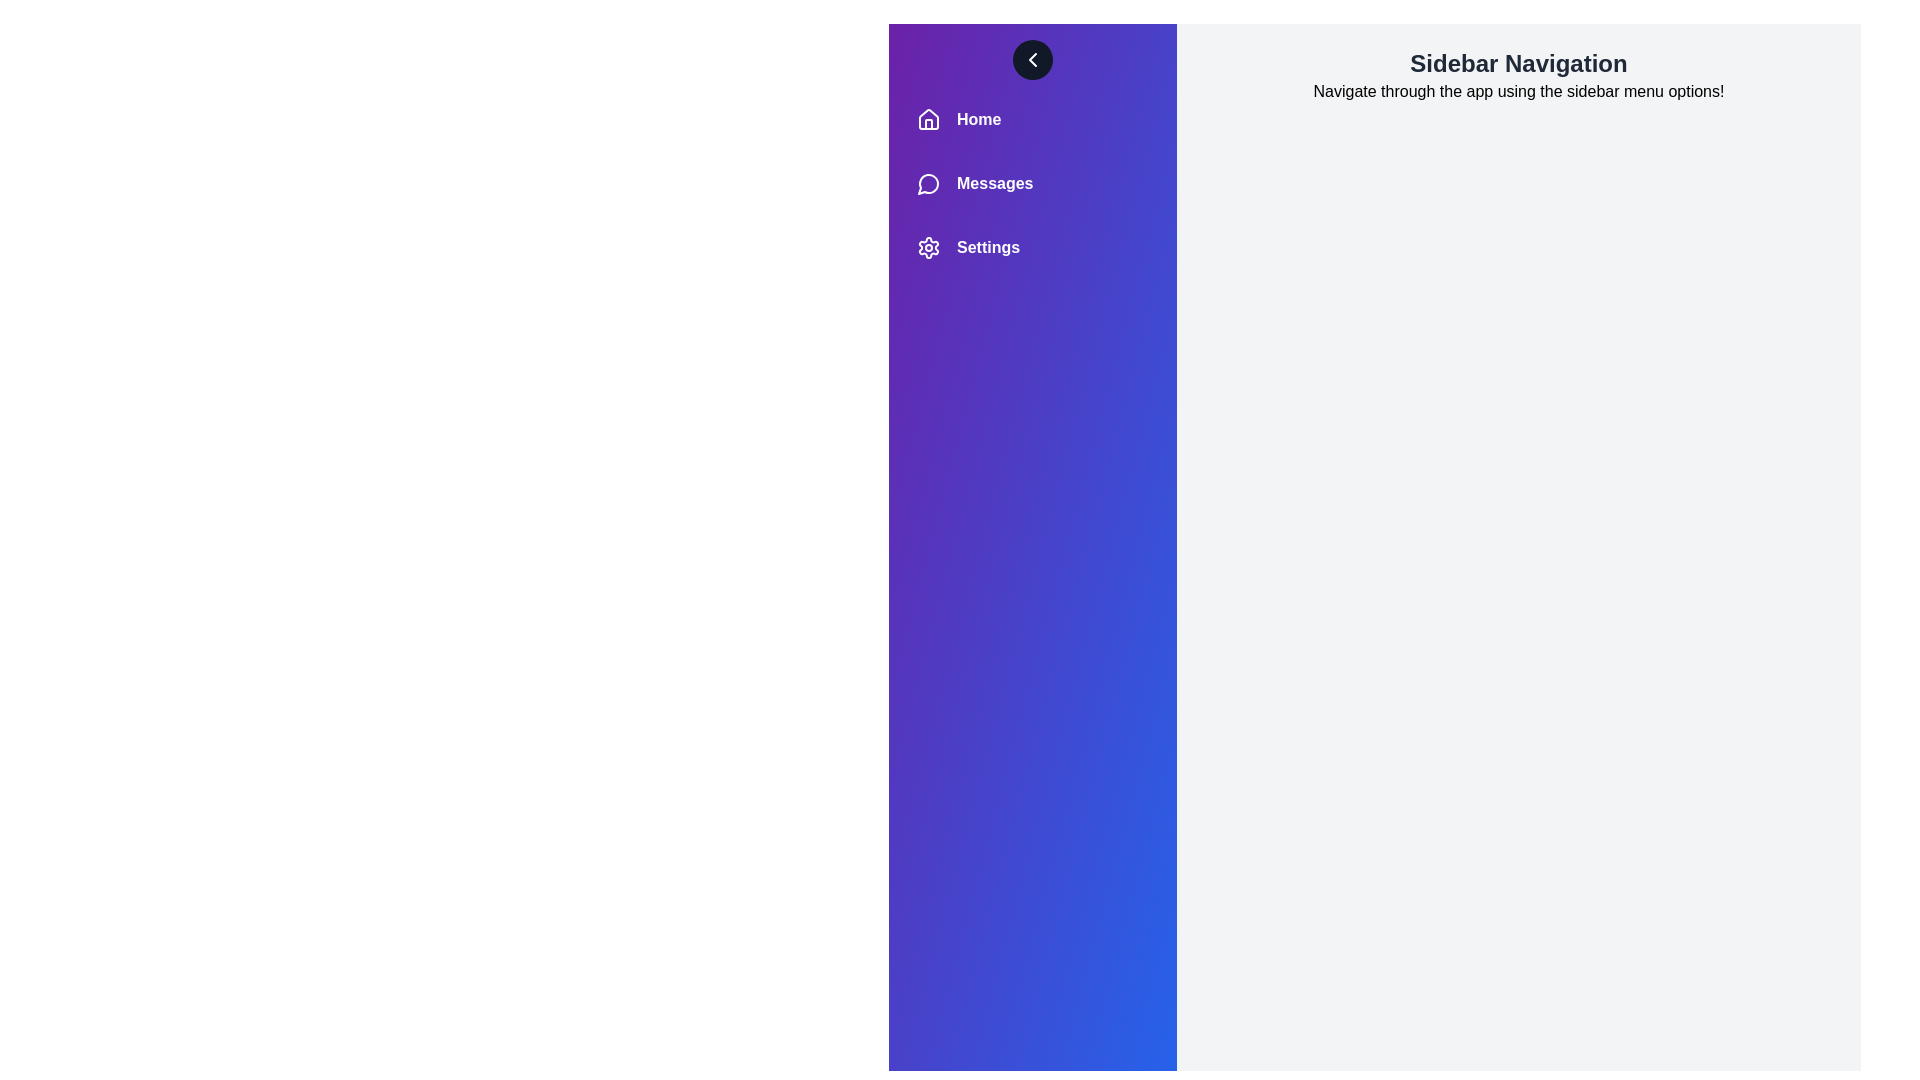 This screenshot has height=1080, width=1920. What do you see at coordinates (1032, 119) in the screenshot?
I see `the 'Home' menu item in the sidebar` at bounding box center [1032, 119].